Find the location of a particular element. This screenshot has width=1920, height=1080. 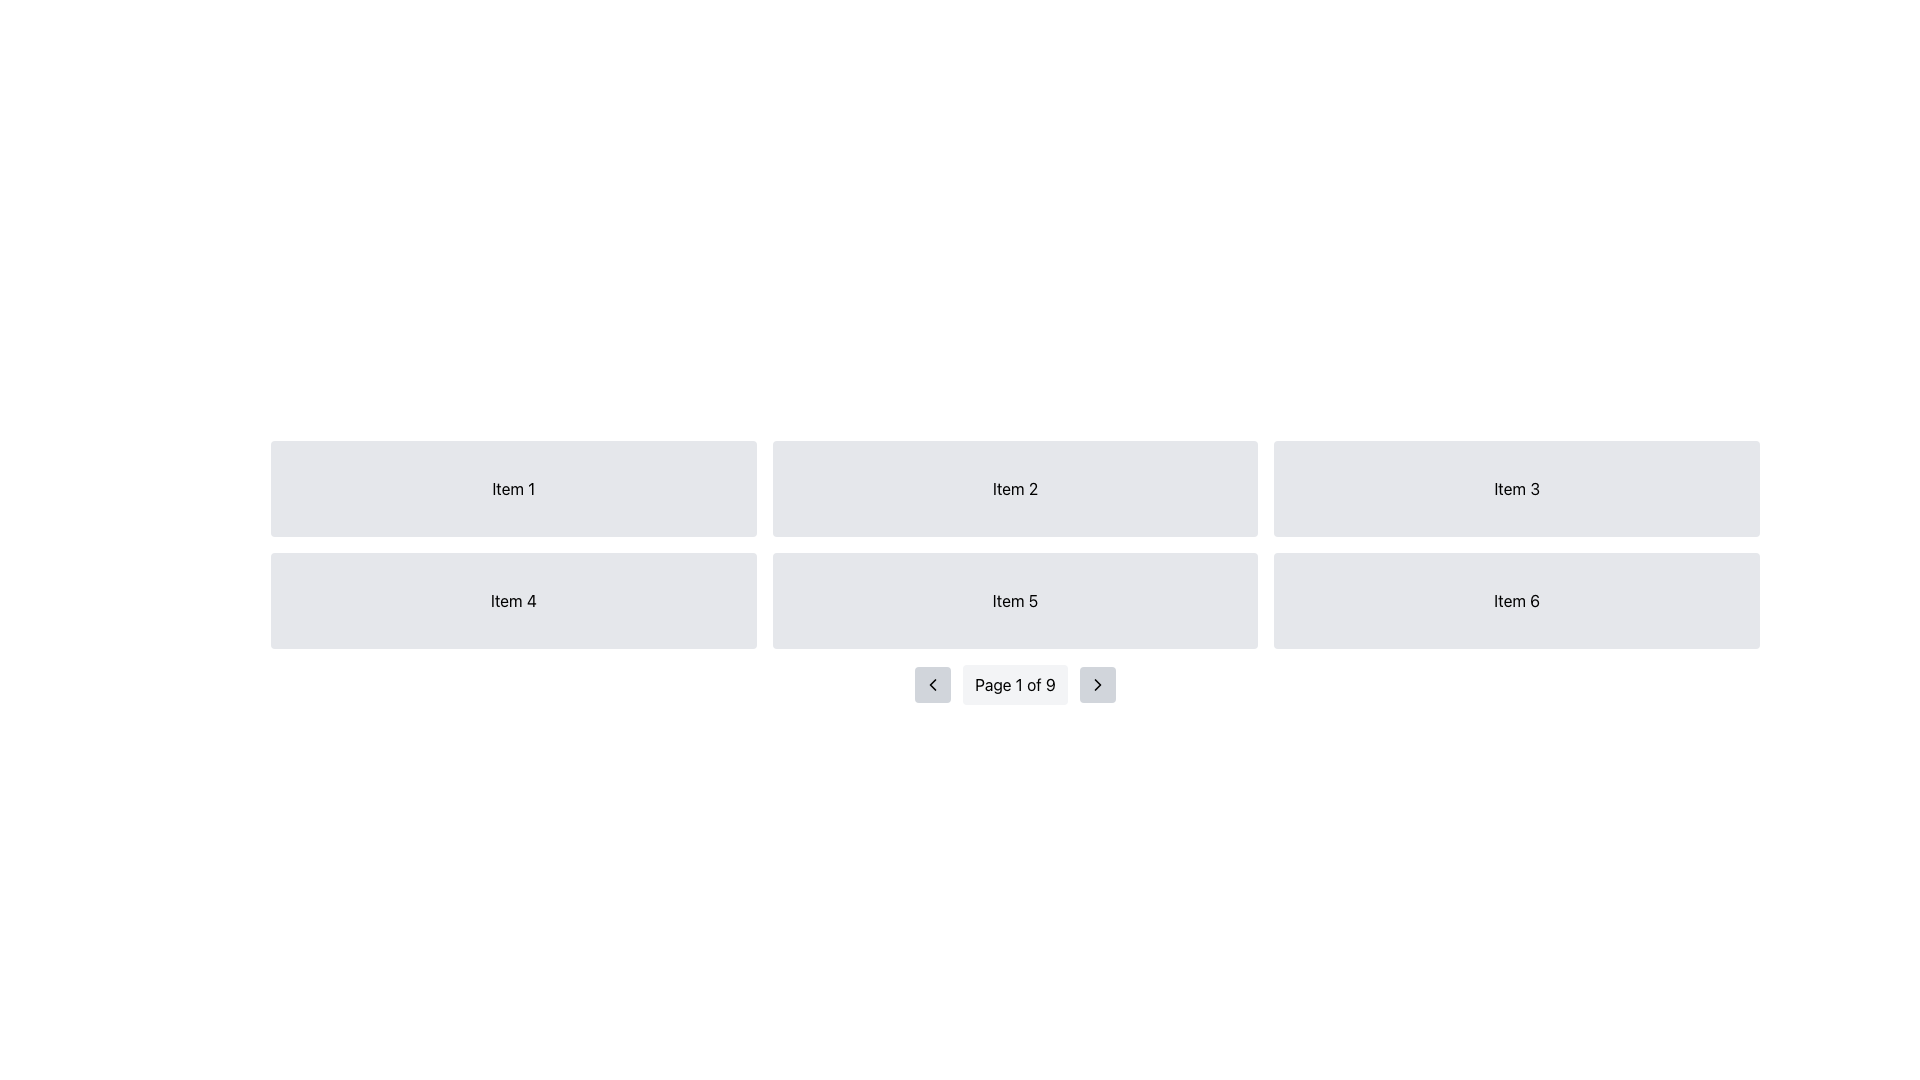

the pagination button located on the right-hand side of the pagination bar is located at coordinates (1096, 684).